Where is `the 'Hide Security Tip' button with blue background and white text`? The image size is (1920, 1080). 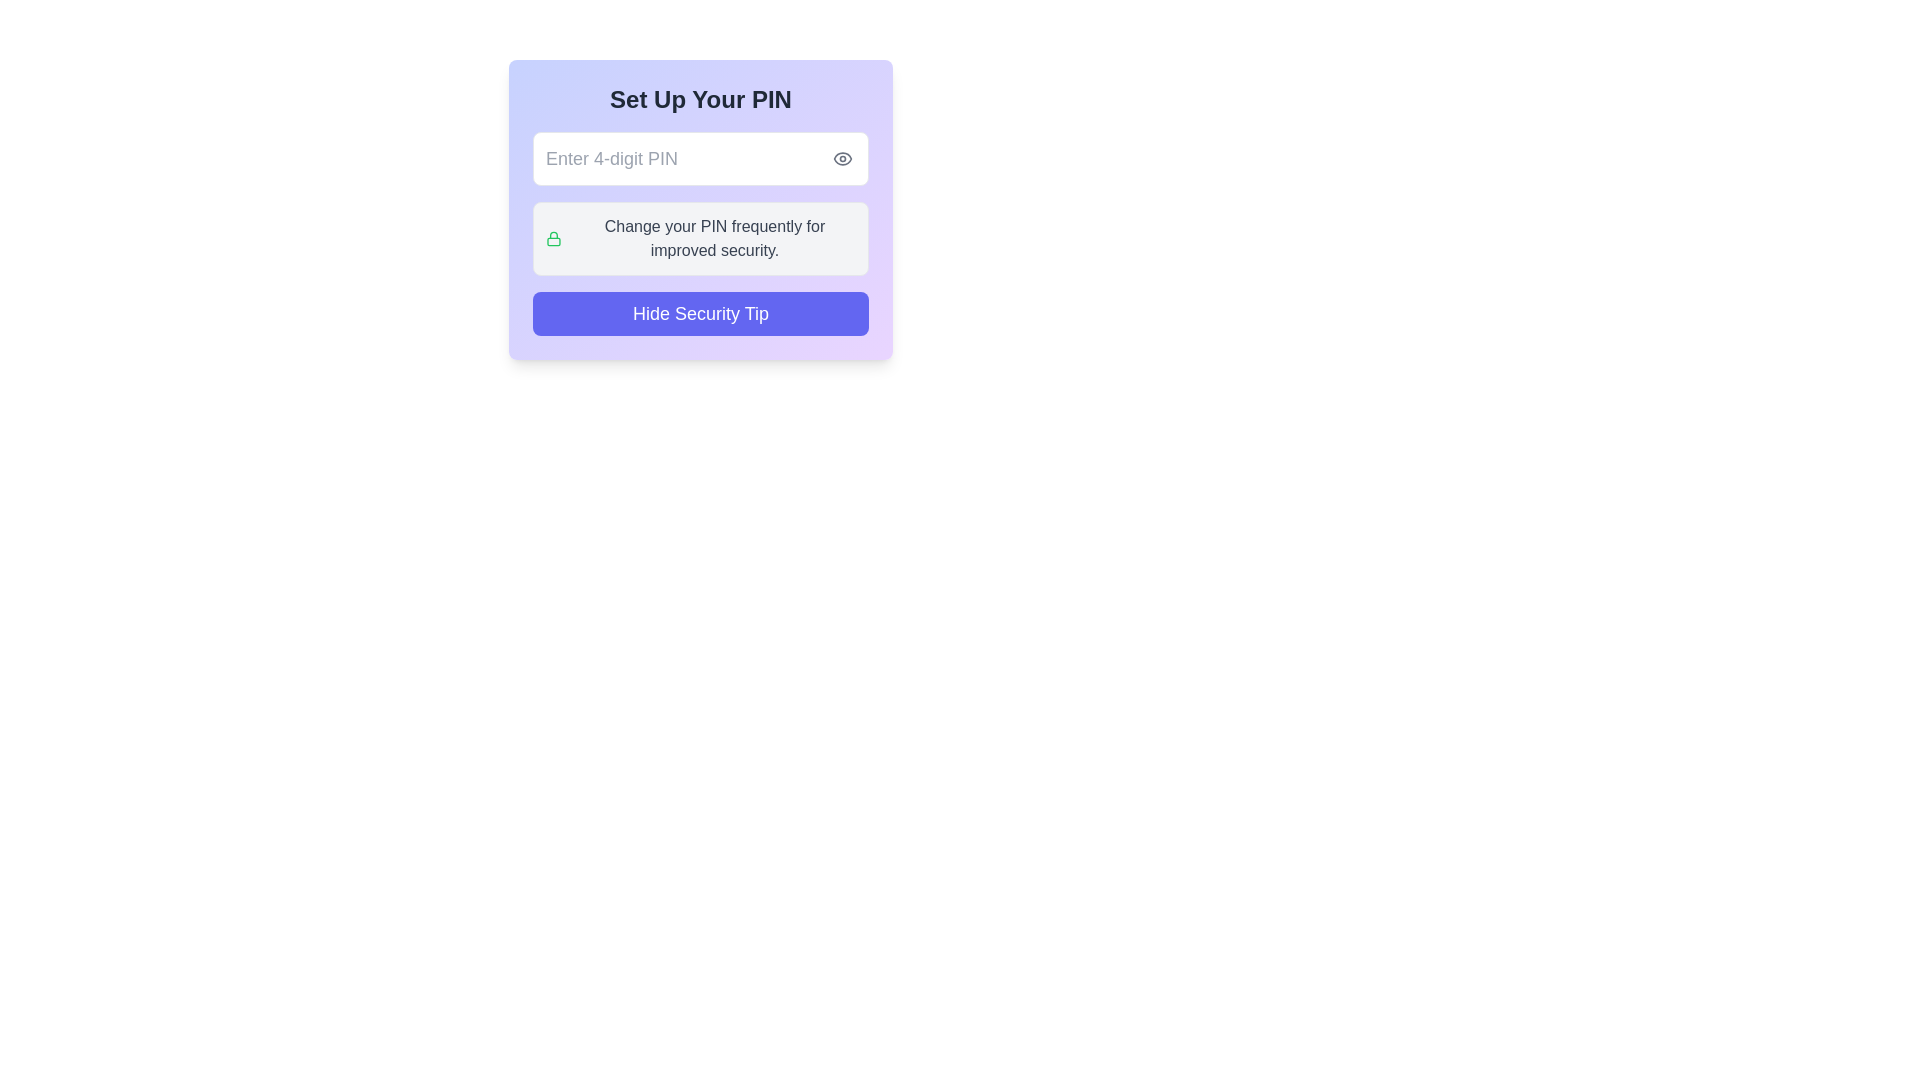
the 'Hide Security Tip' button with blue background and white text is located at coordinates (700, 313).